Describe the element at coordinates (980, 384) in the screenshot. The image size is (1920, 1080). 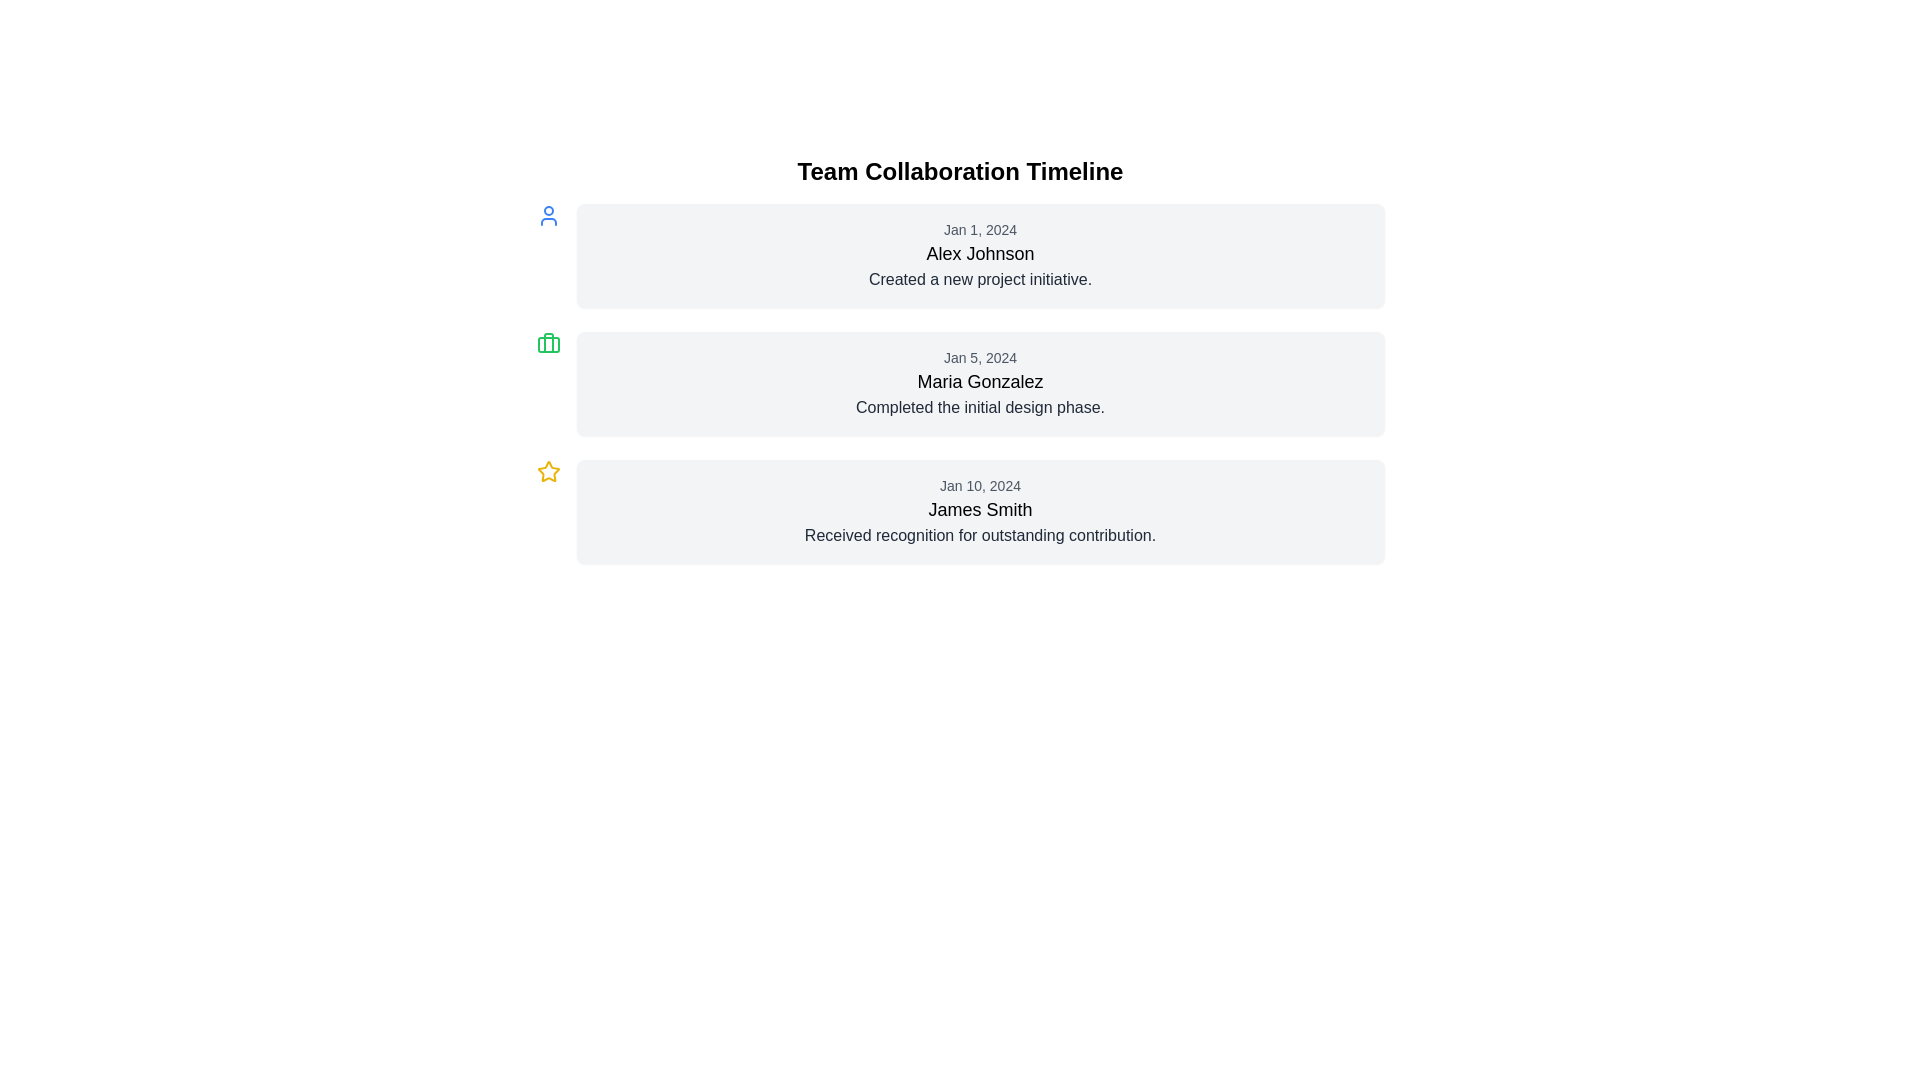
I see `the second Informational Card in the timeline, which displays a task completion entry with relevant date and responsible person information` at that location.